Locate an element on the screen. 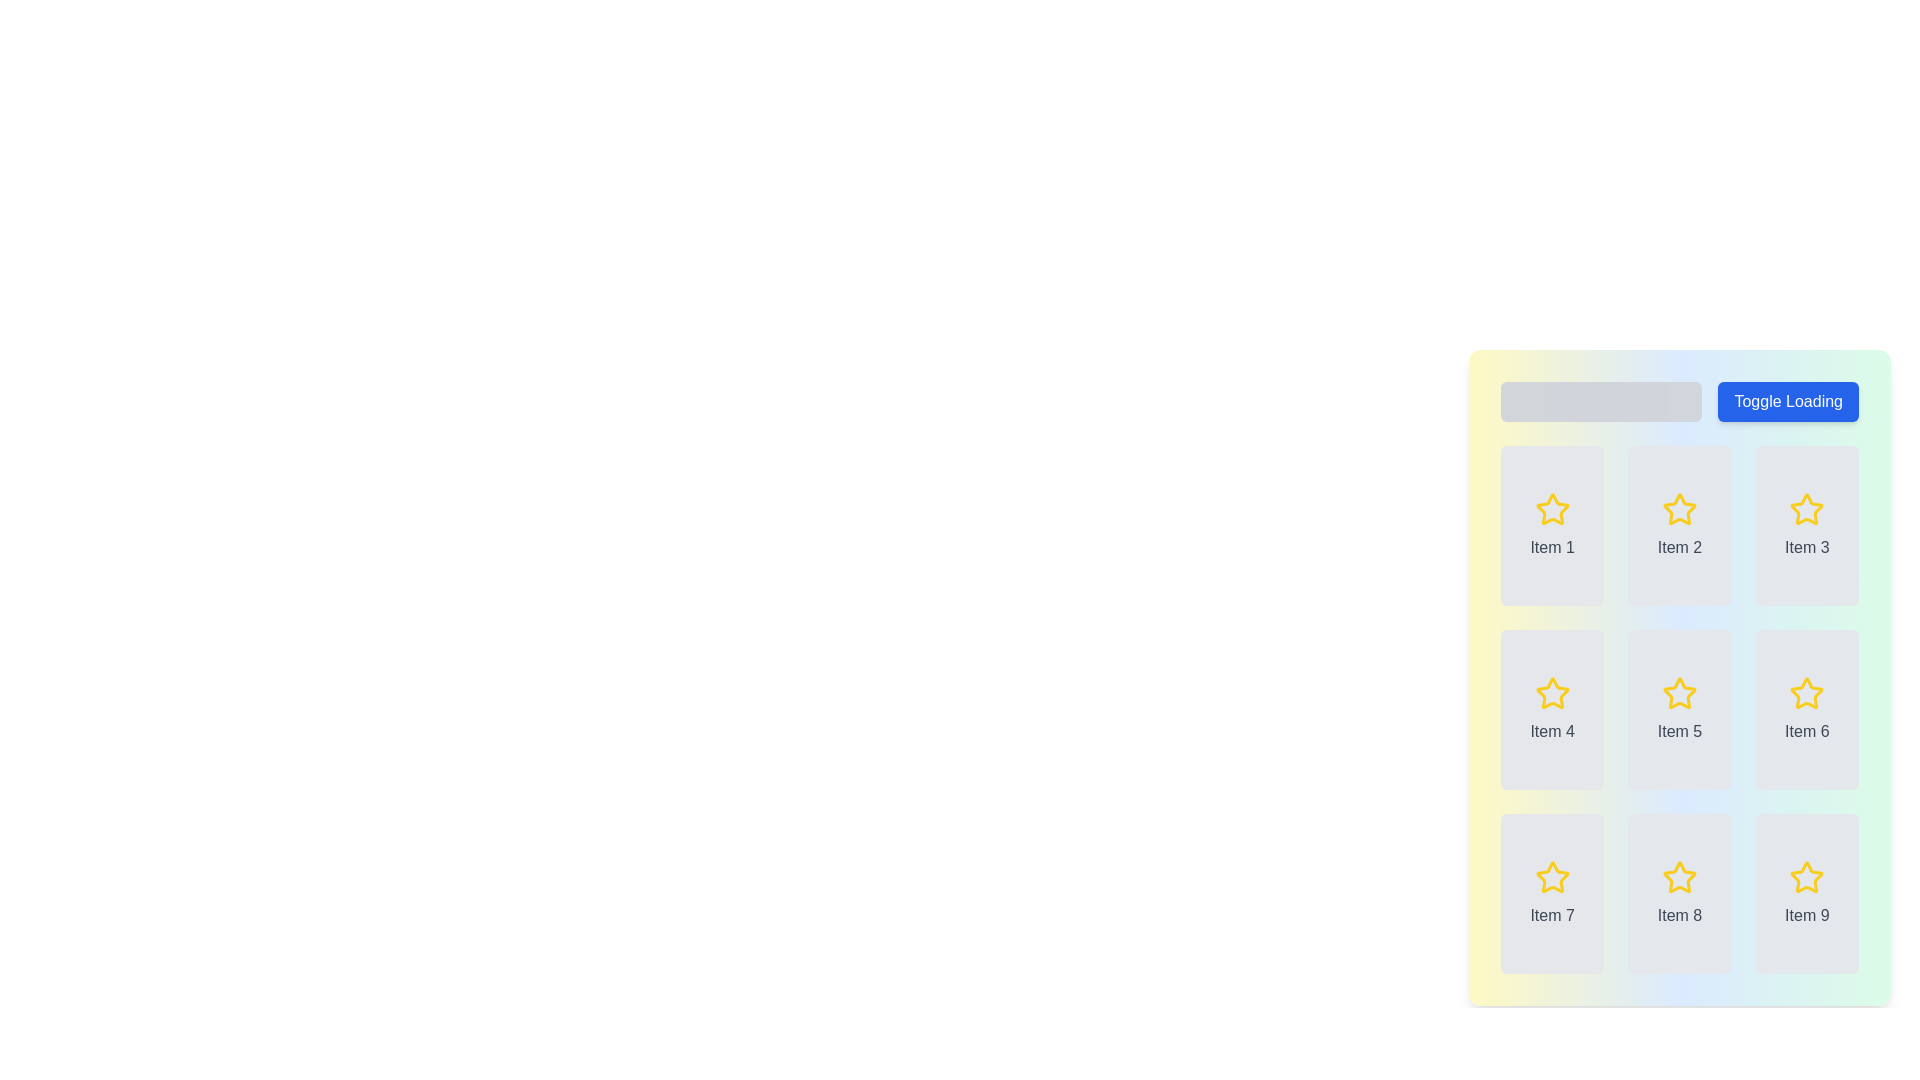 The image size is (1920, 1080). the rating icon located in the second row and third column of the grid layout, which is directly above the label 'Item 6' is located at coordinates (1807, 693).